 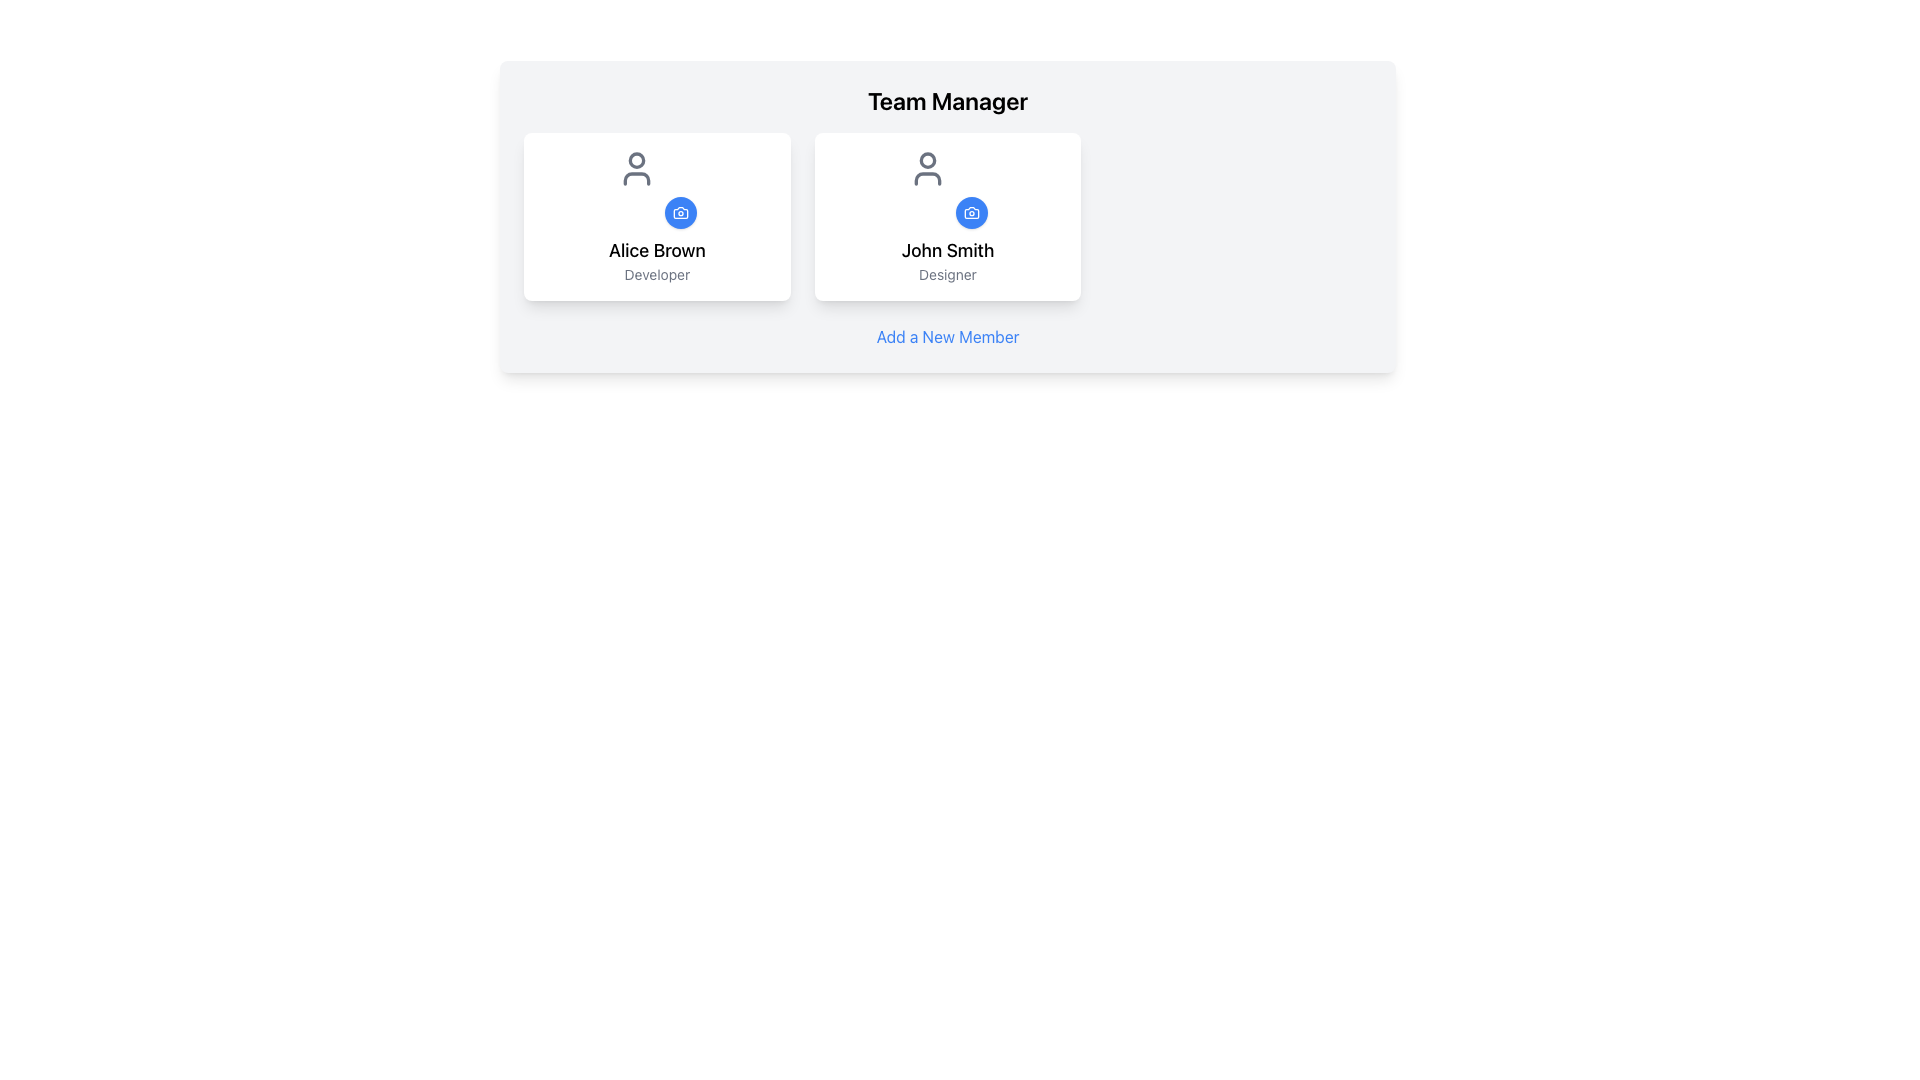 What do you see at coordinates (926, 159) in the screenshot?
I see `the circular top portion of the avatar icon representing 'John Smith' in the second card from the left` at bounding box center [926, 159].